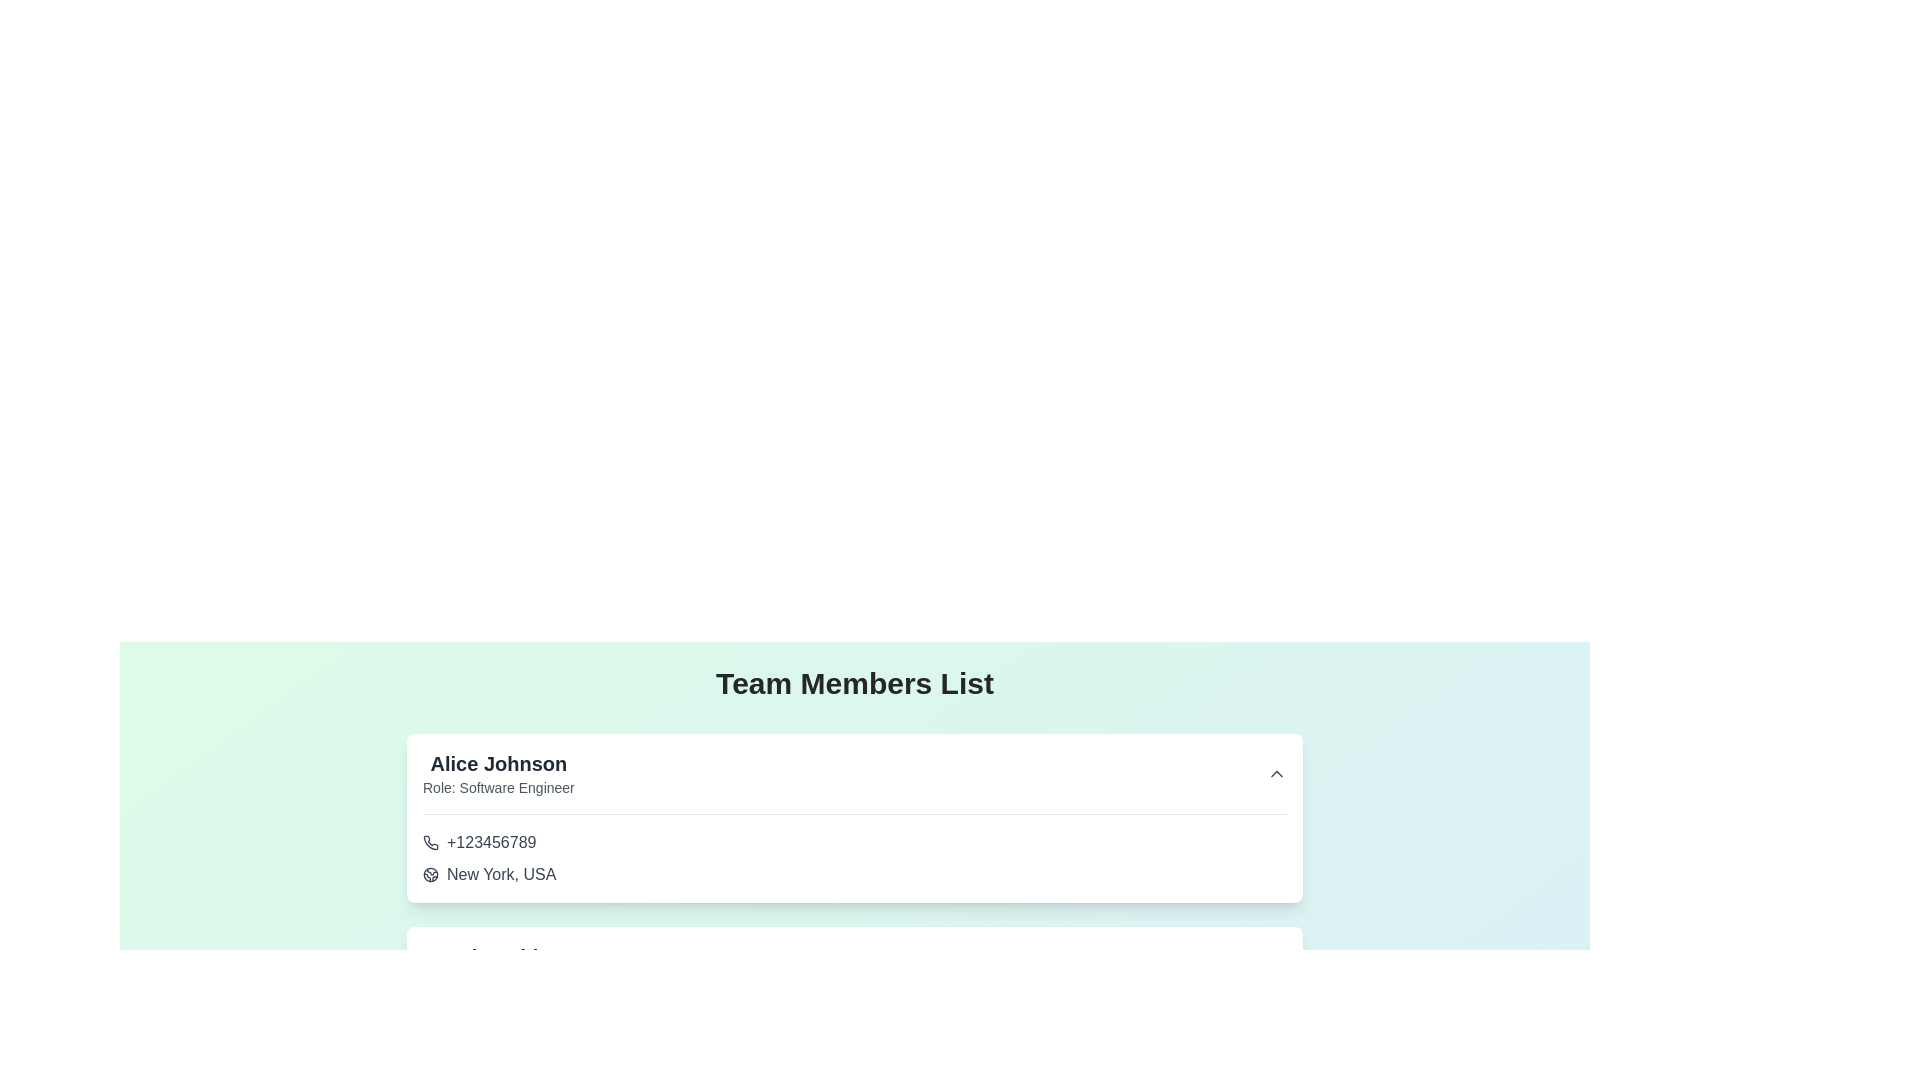  Describe the element at coordinates (430, 843) in the screenshot. I see `the phone call icon located in the upper section of the contact card, immediately to the left of the phone number '+123456789'` at that location.